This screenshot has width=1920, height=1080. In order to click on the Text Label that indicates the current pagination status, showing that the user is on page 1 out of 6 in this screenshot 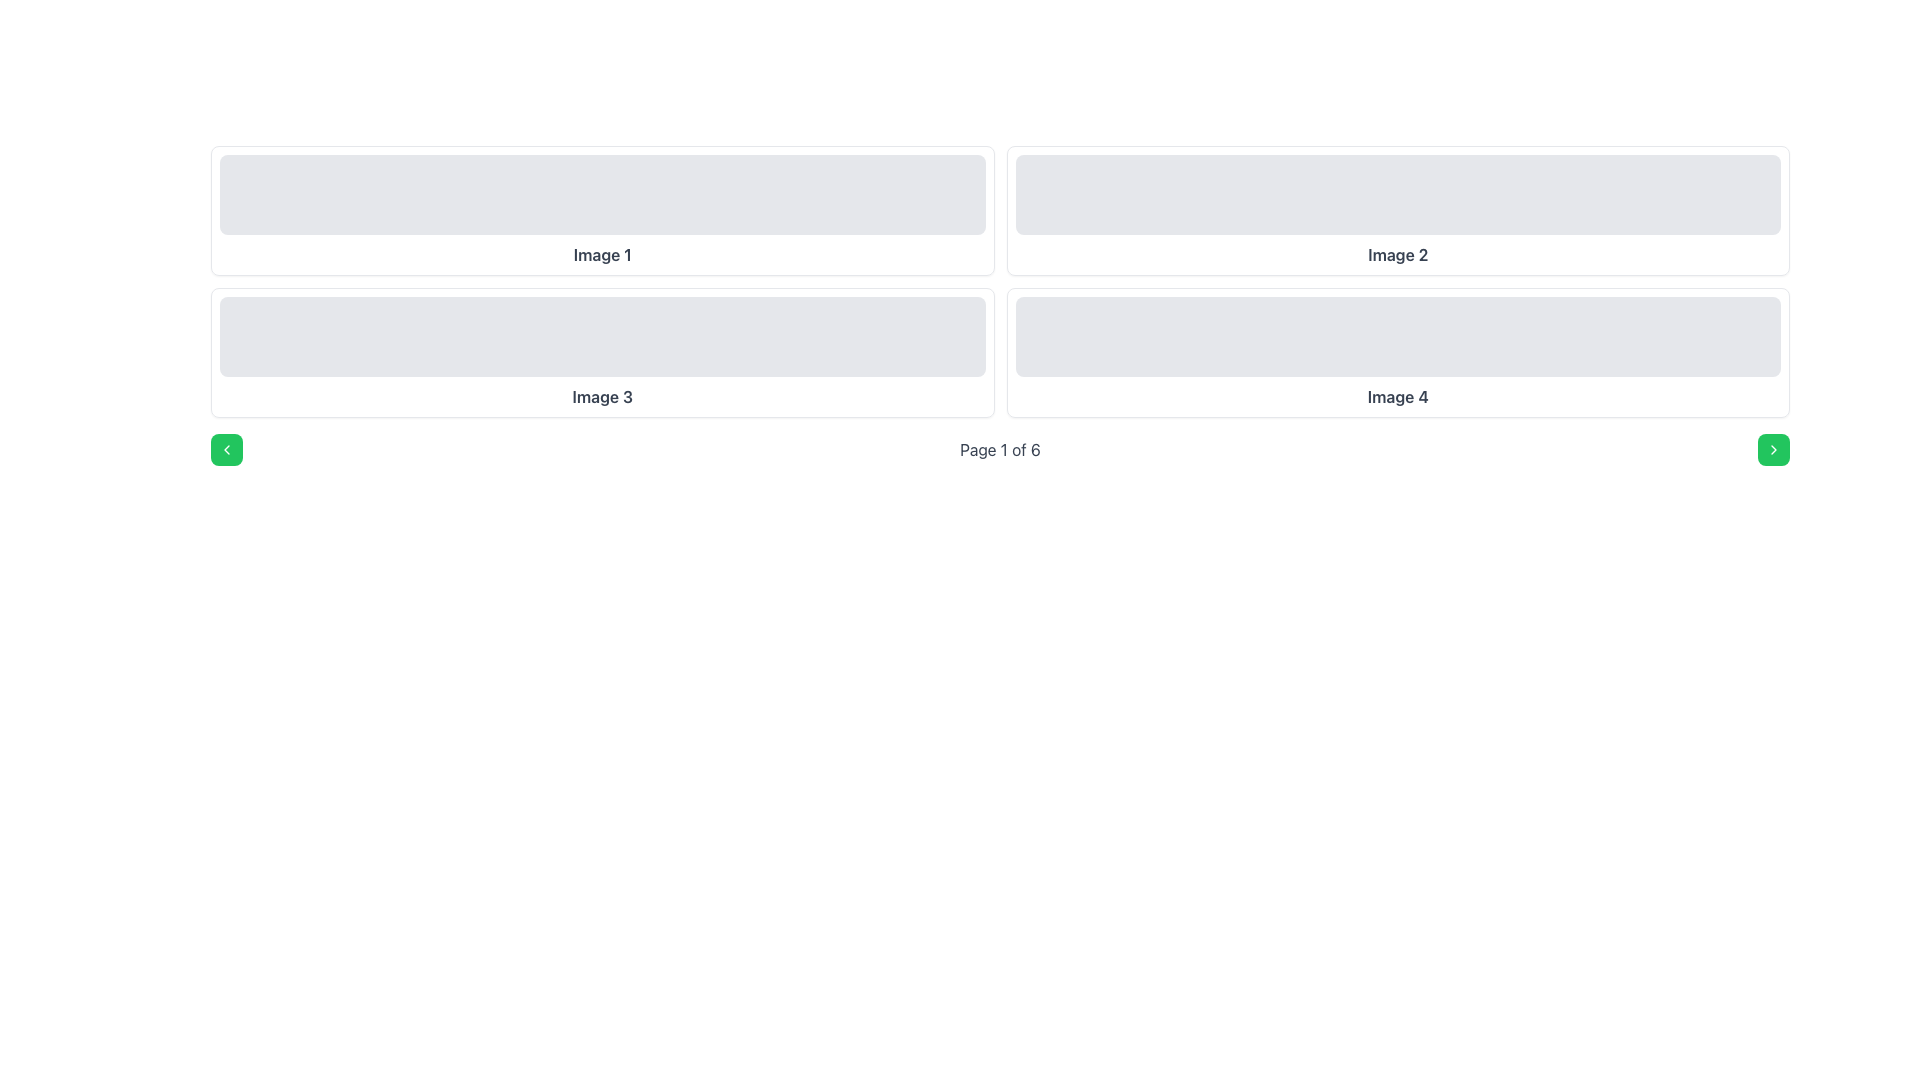, I will do `click(1000, 450)`.